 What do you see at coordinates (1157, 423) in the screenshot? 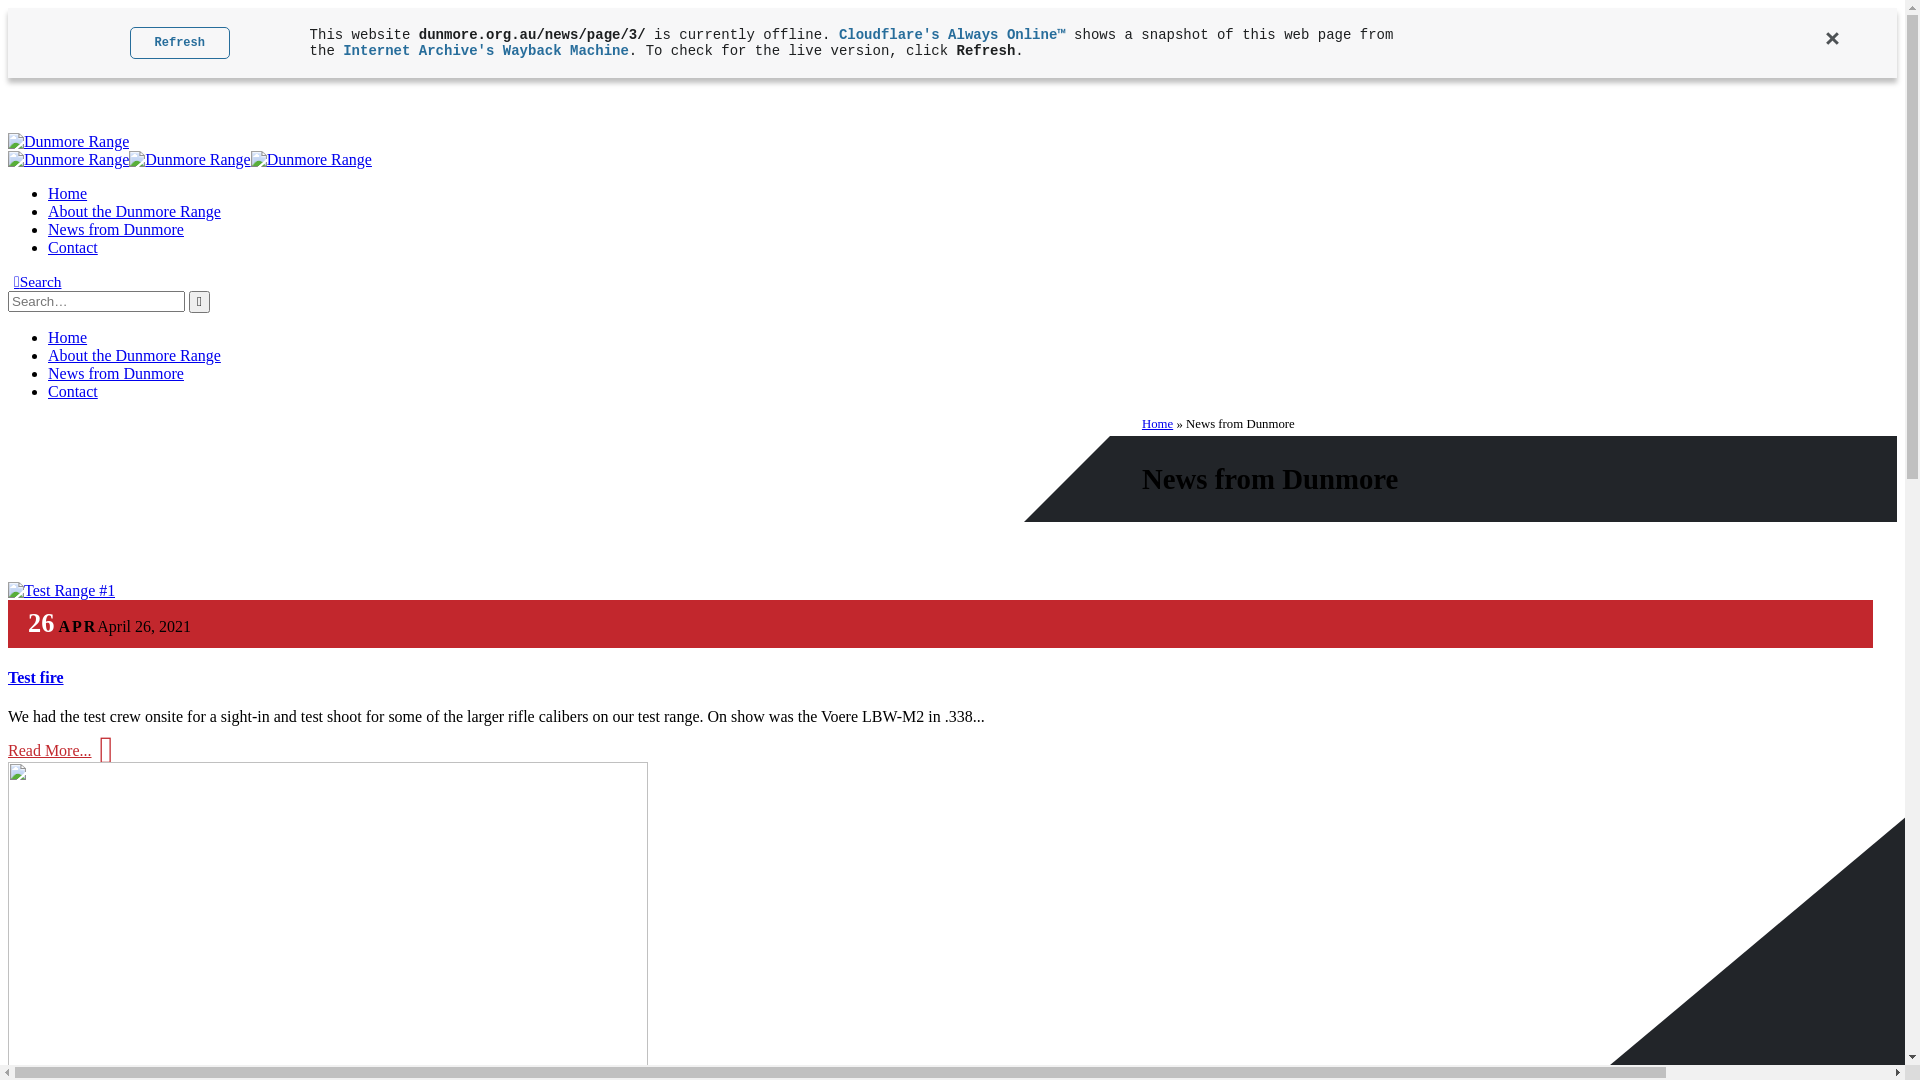
I see `'Home'` at bounding box center [1157, 423].